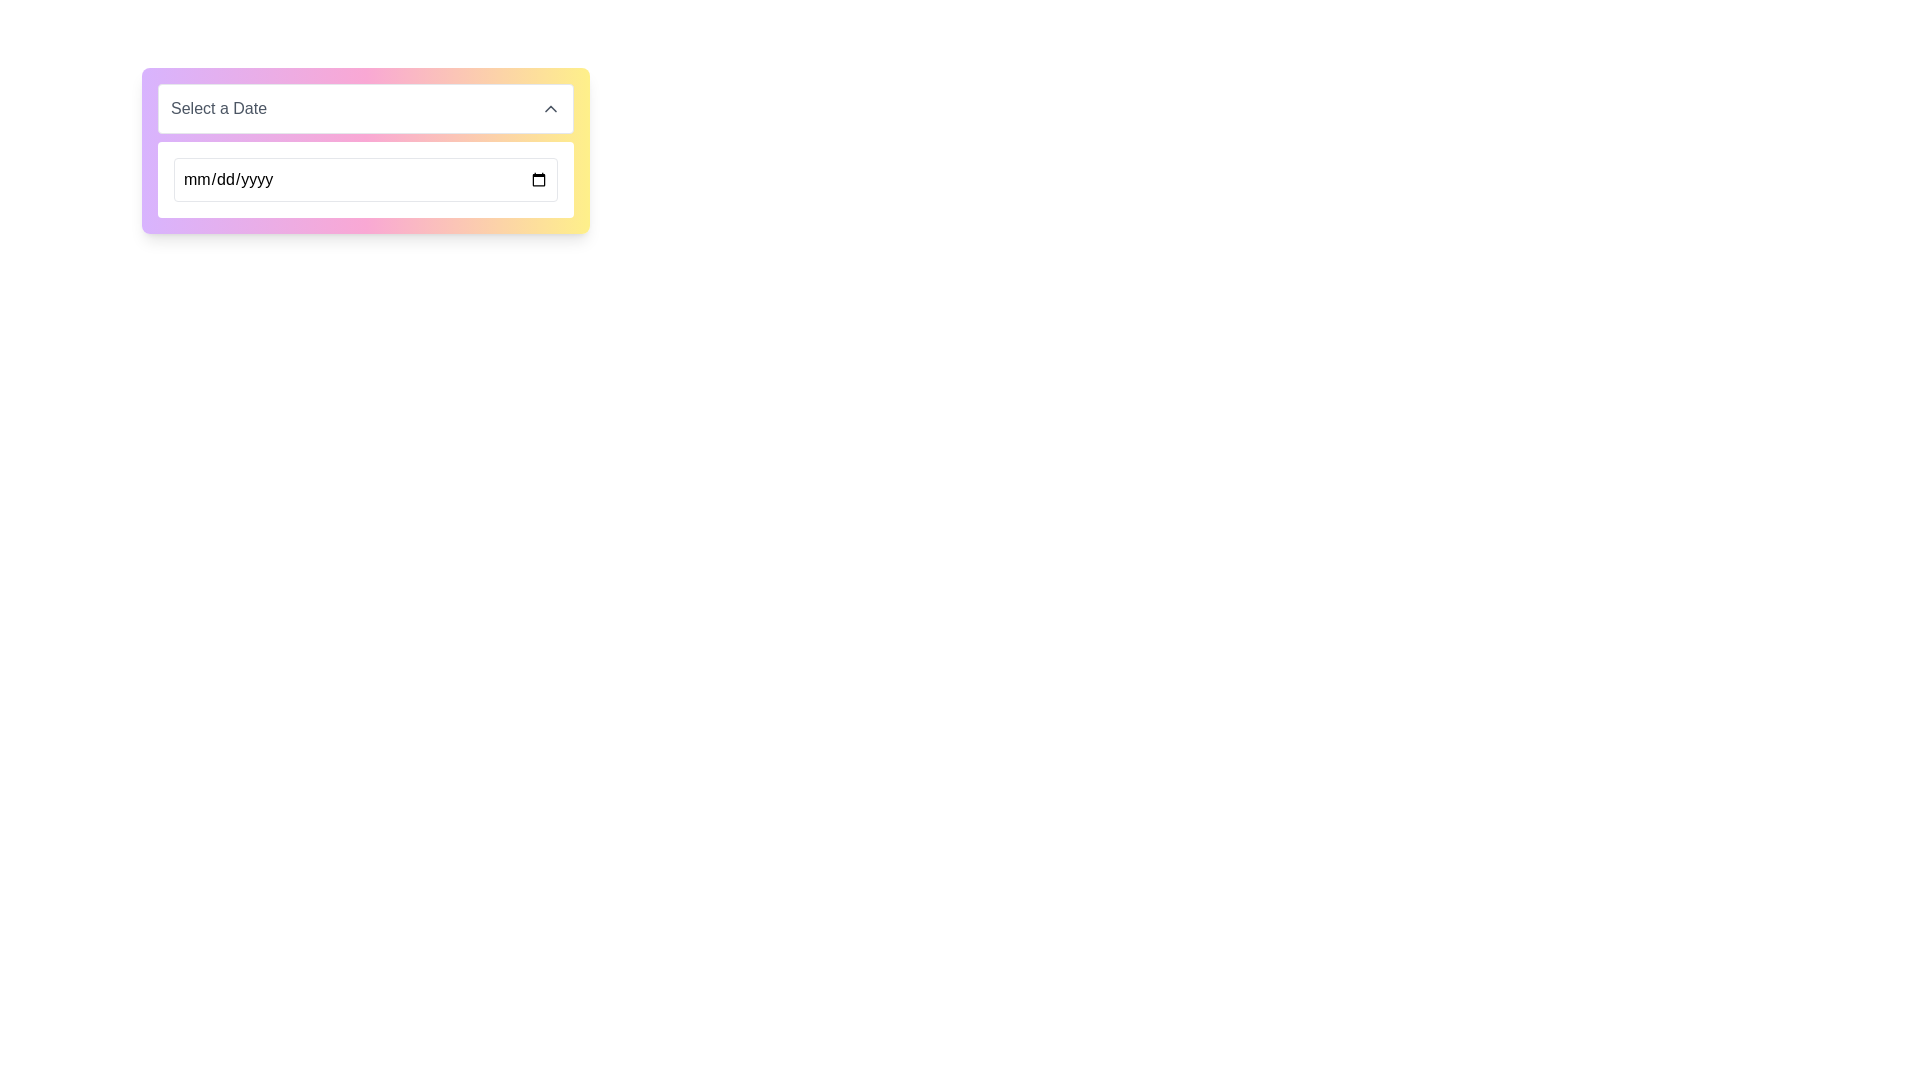  I want to click on the upwards-pointing chevron icon located to the right of the 'Select a Date' text, so click(551, 108).